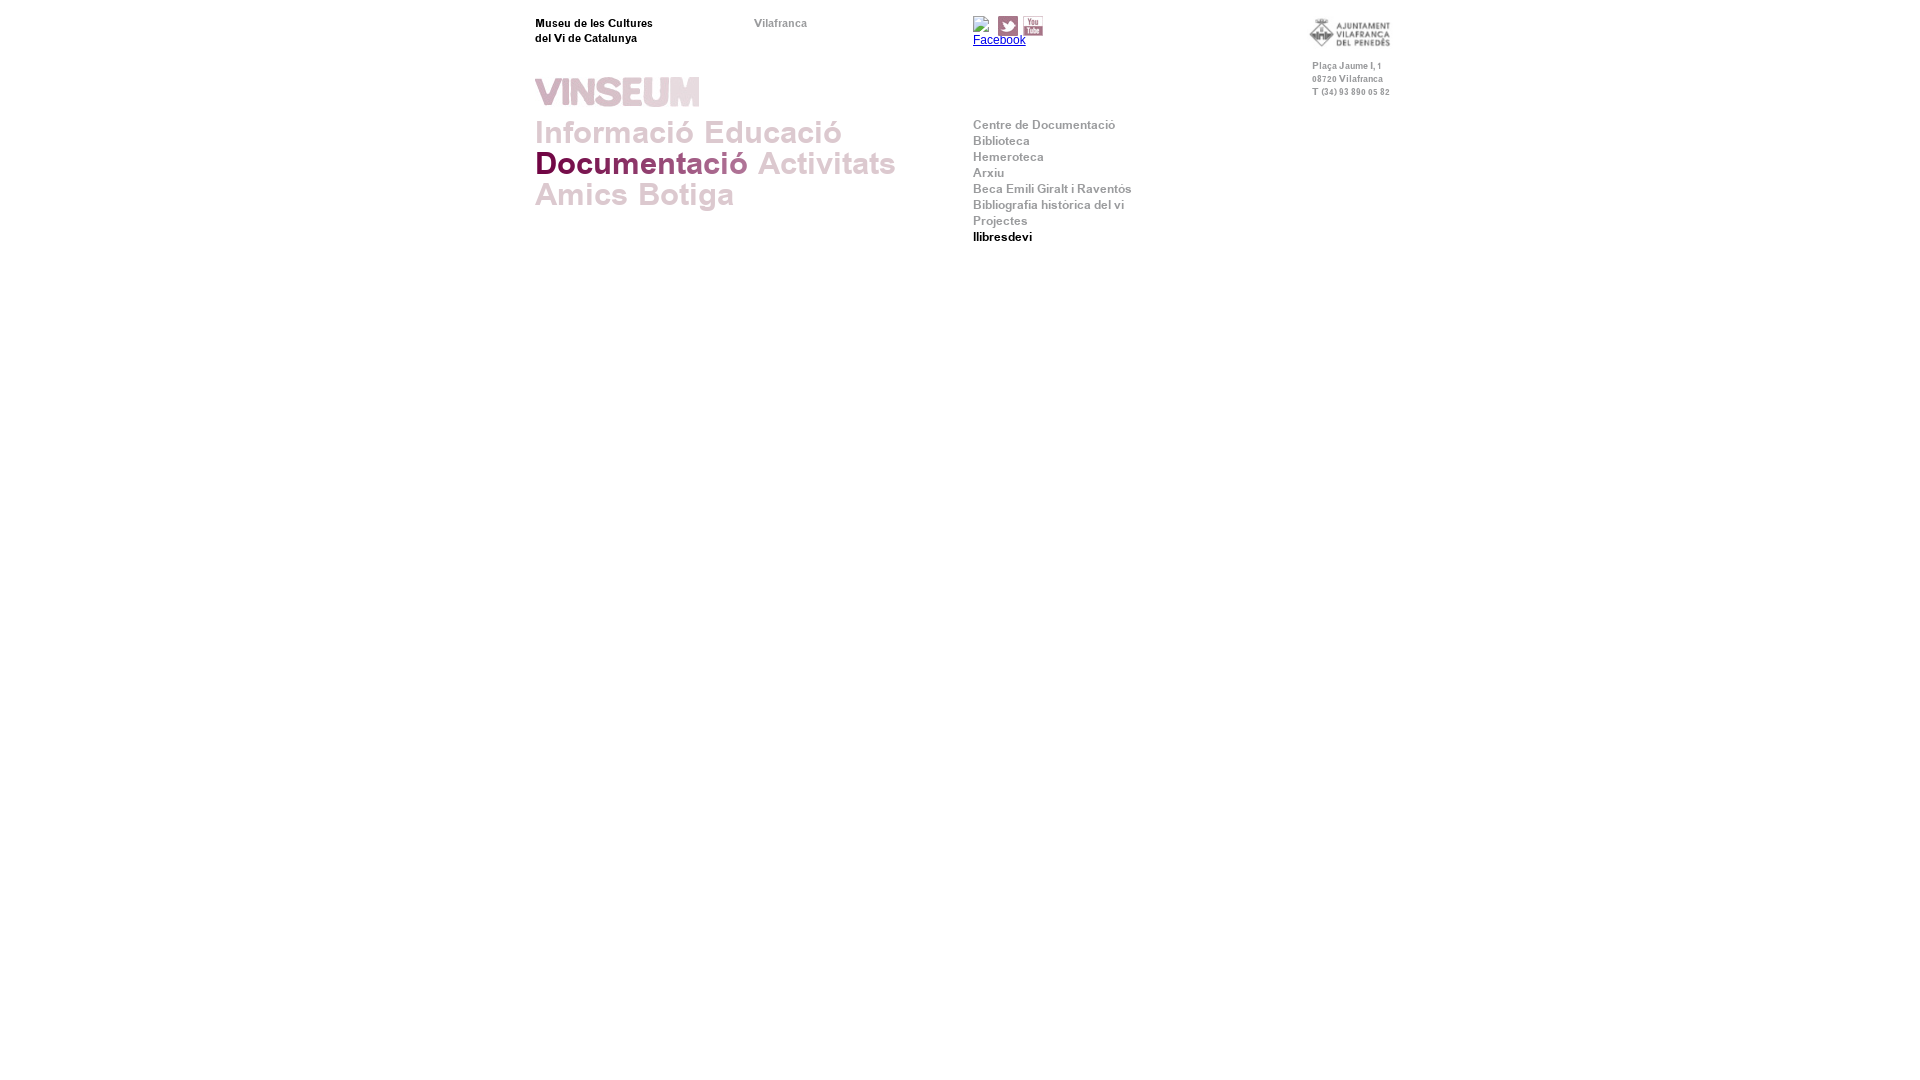 The image size is (1920, 1080). I want to click on 'Biblioteca', so click(1001, 140).